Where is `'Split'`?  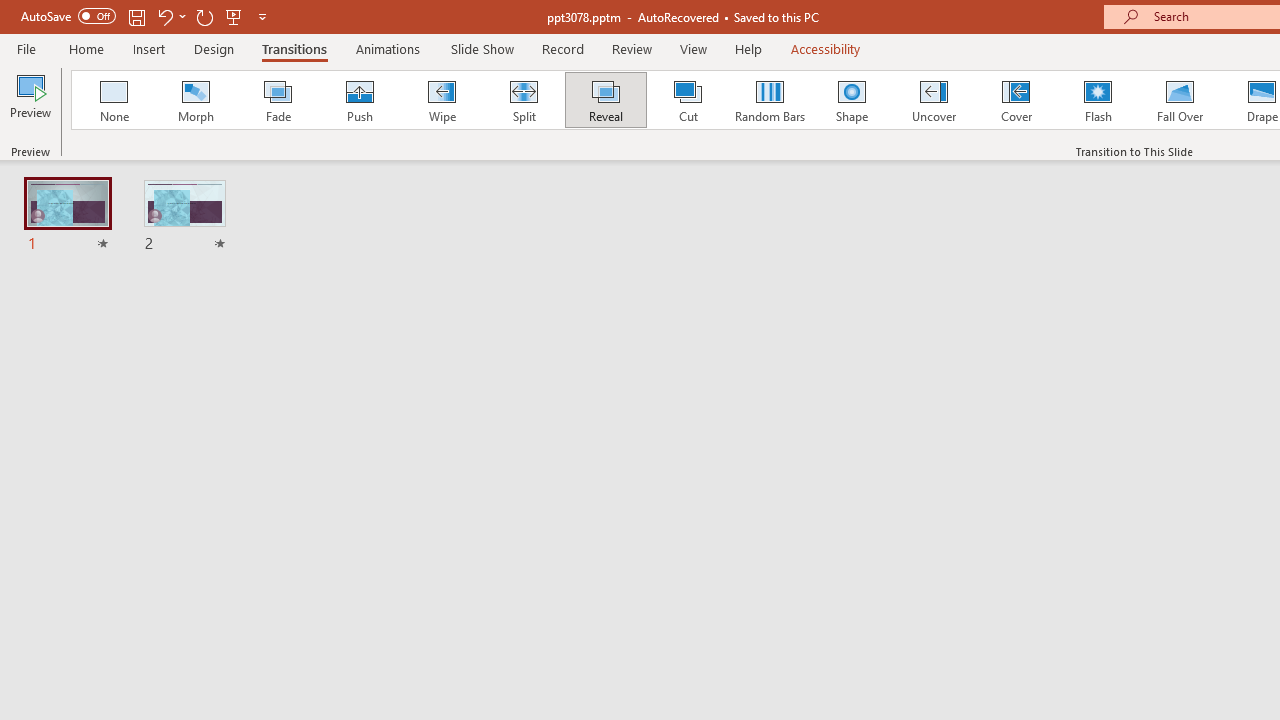 'Split' is located at coordinates (523, 100).